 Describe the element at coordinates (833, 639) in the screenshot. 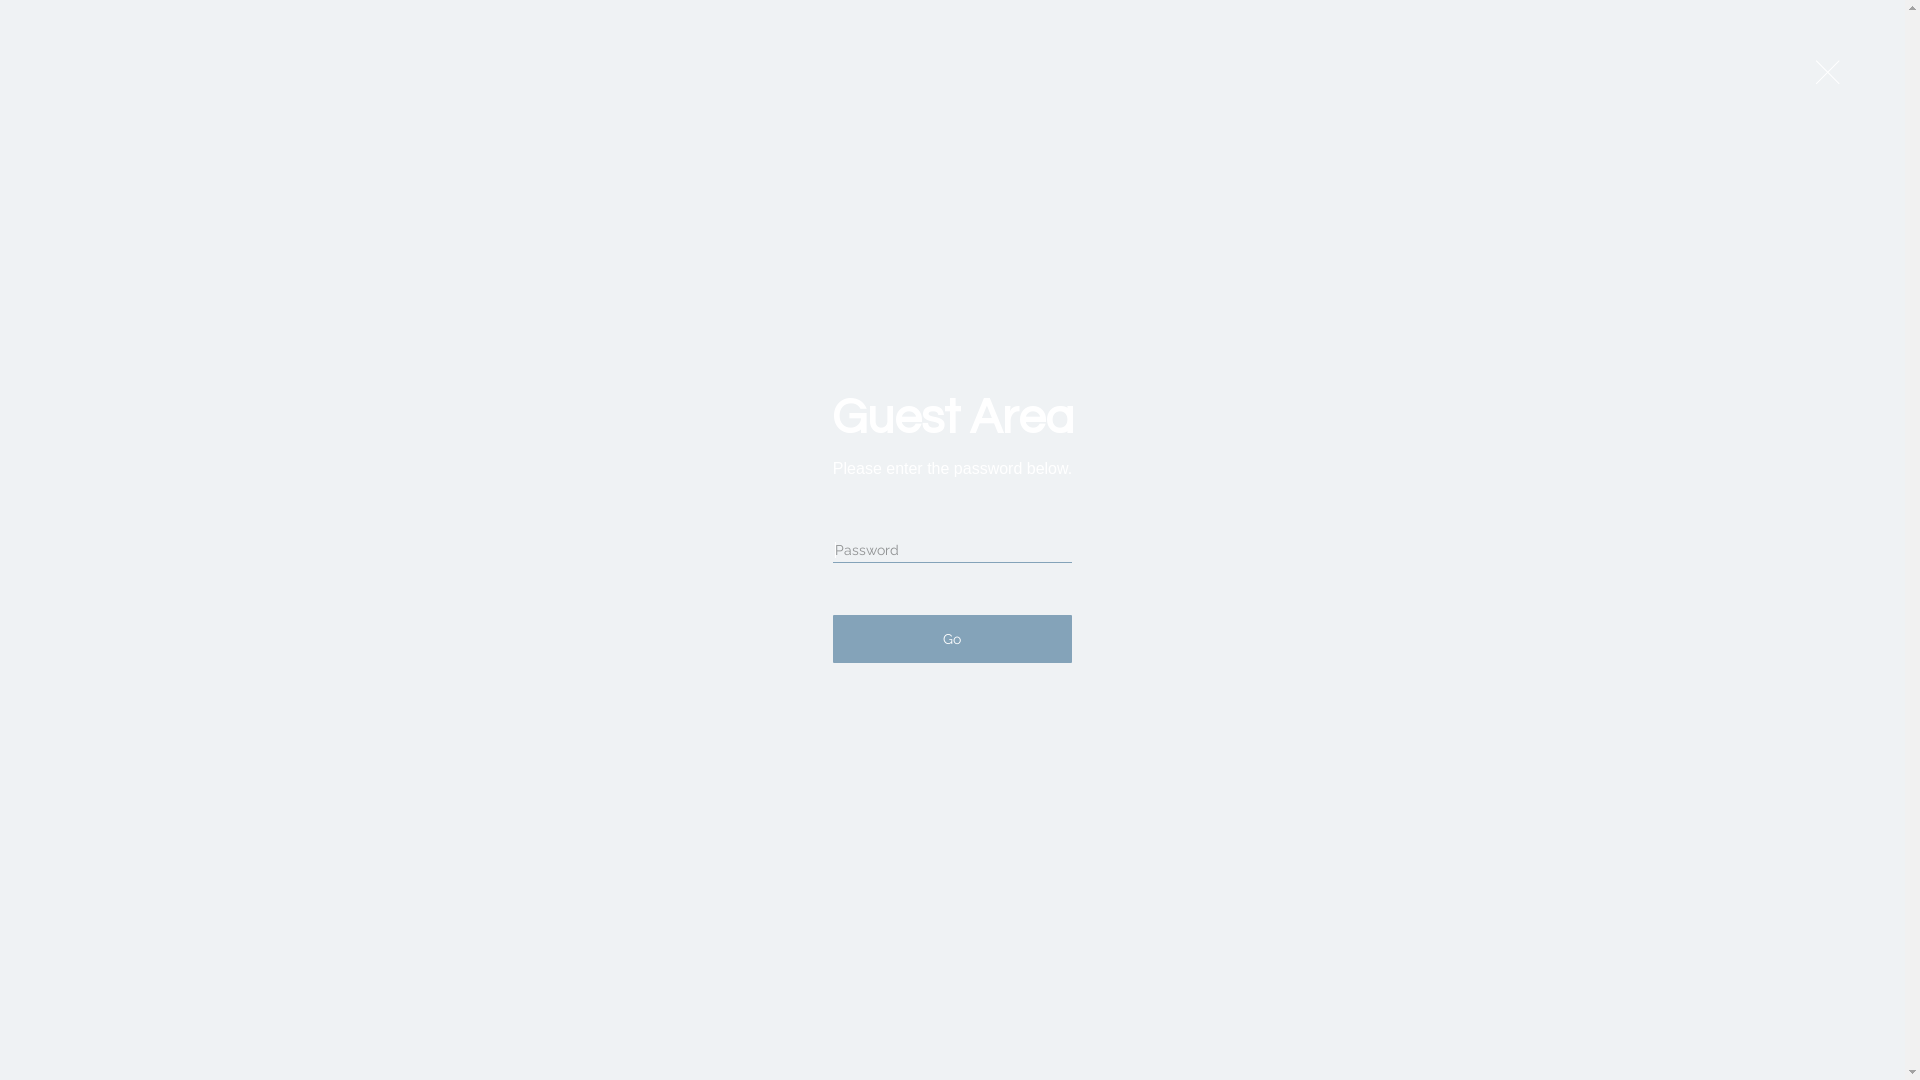

I see `'Go'` at that location.